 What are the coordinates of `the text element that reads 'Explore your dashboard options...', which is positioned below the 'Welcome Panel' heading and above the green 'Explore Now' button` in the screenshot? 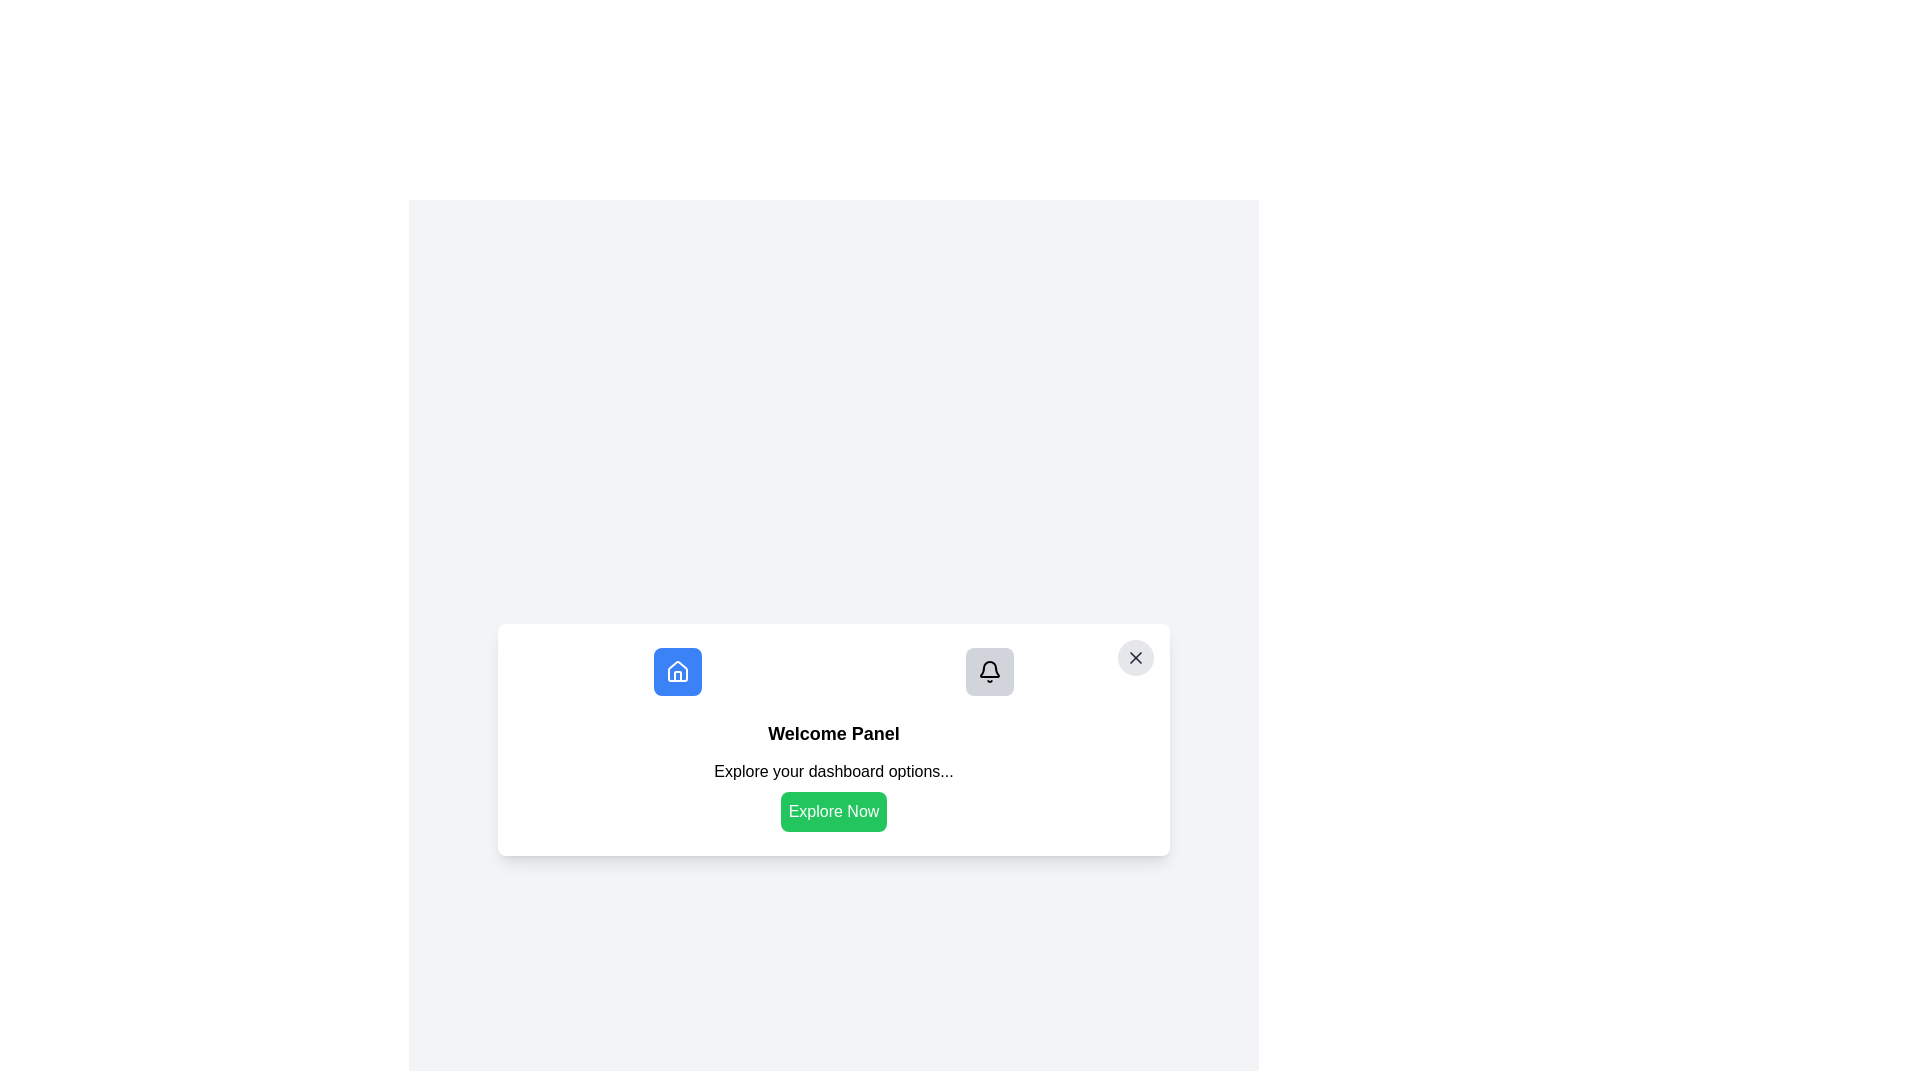 It's located at (834, 770).